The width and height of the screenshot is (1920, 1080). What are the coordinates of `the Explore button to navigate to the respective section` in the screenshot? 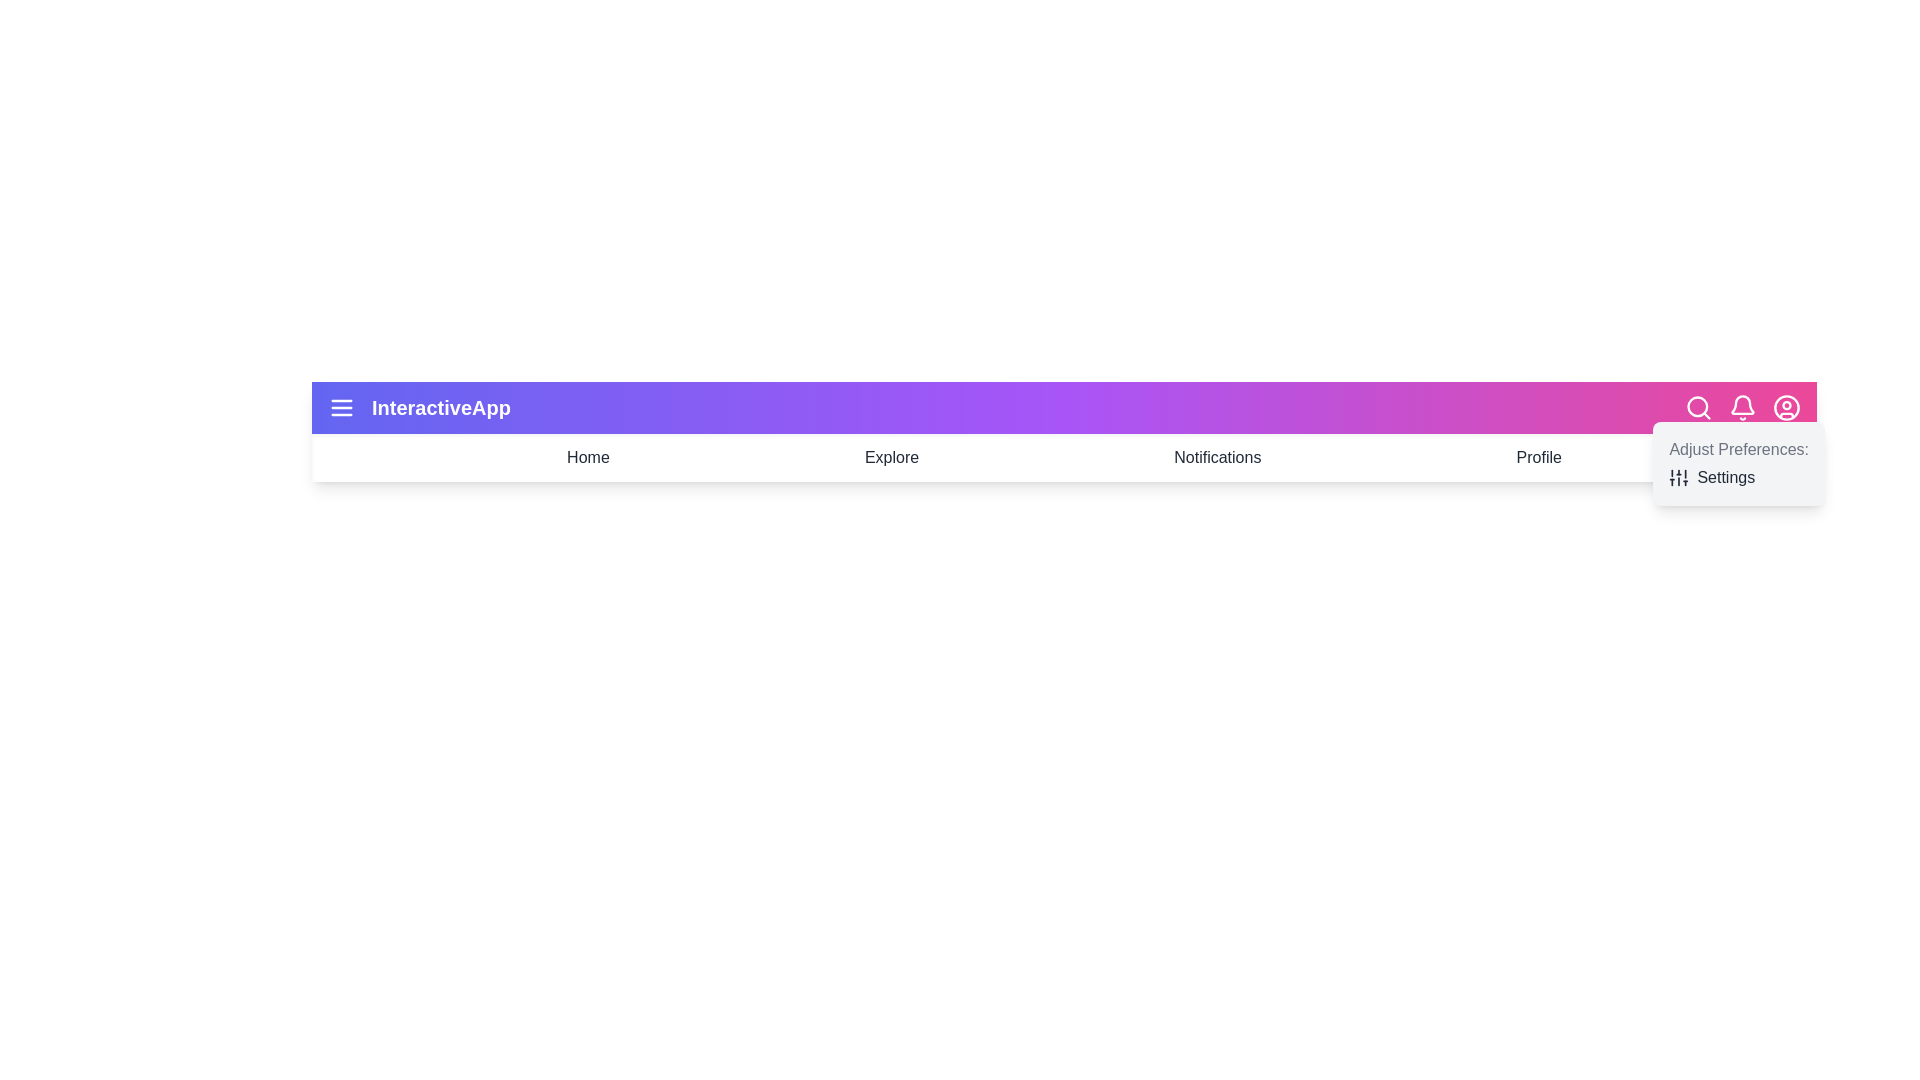 It's located at (891, 458).